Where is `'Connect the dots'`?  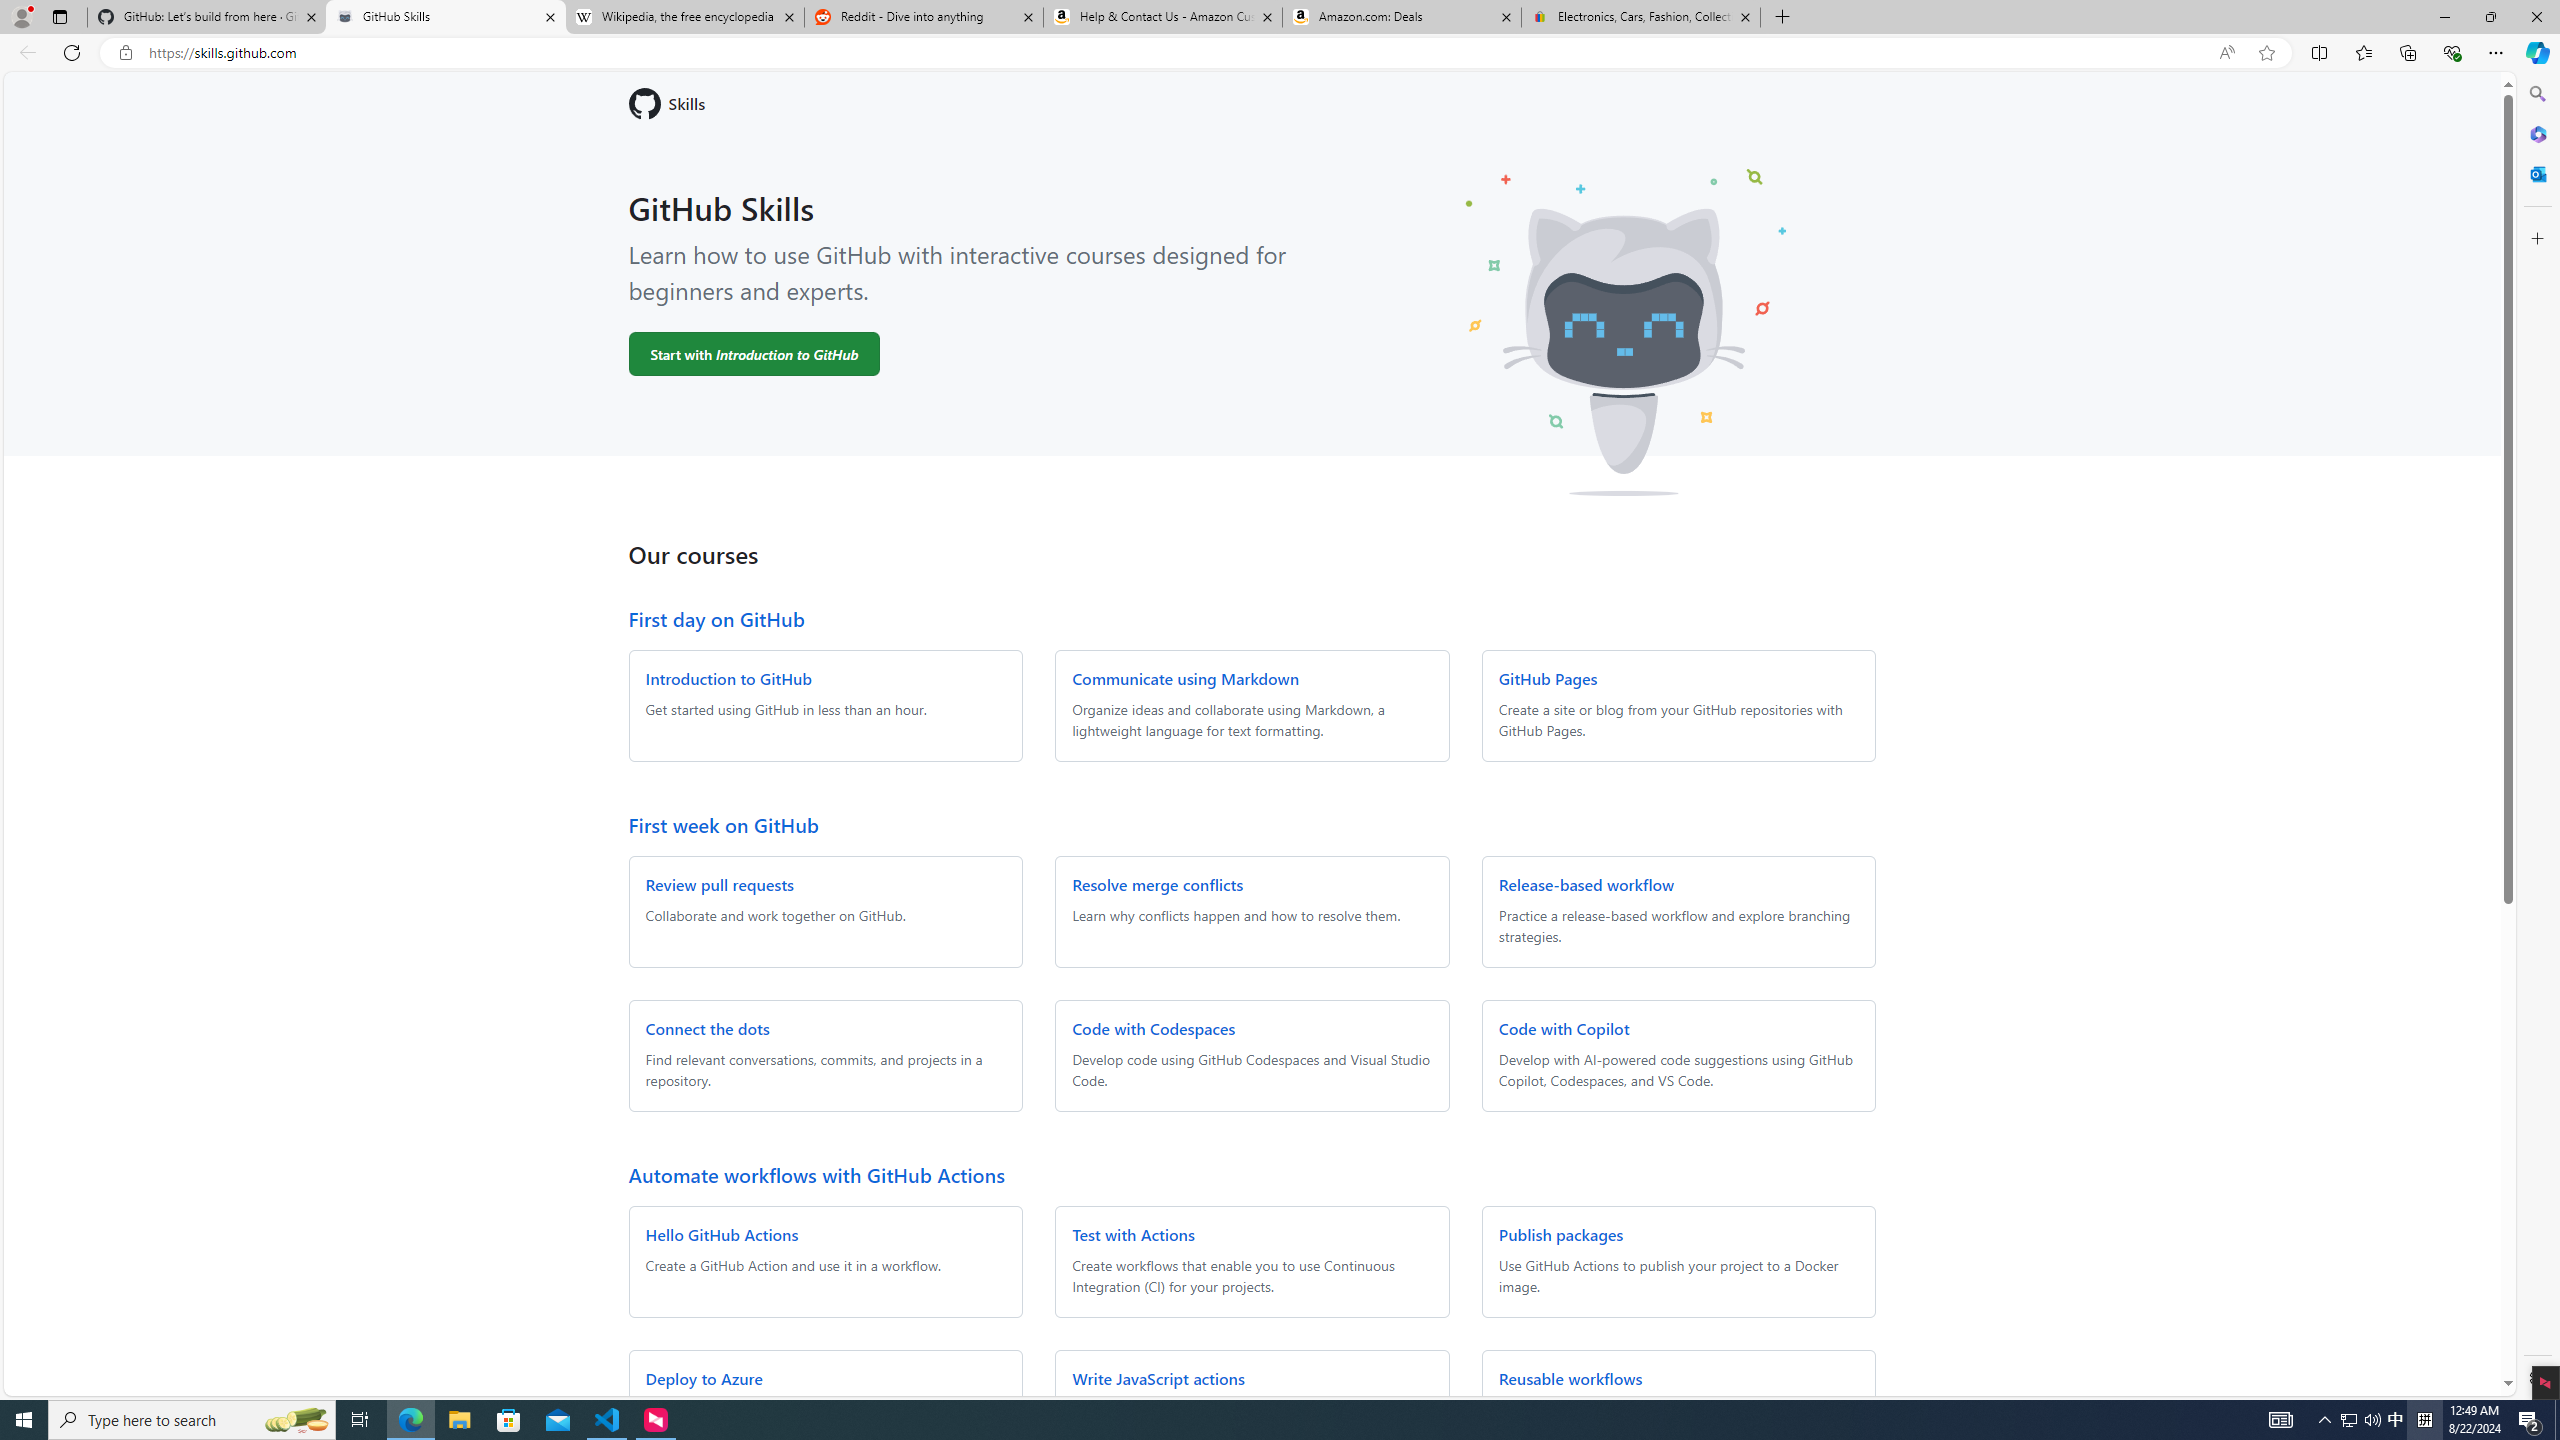
'Connect the dots' is located at coordinates (706, 1027).